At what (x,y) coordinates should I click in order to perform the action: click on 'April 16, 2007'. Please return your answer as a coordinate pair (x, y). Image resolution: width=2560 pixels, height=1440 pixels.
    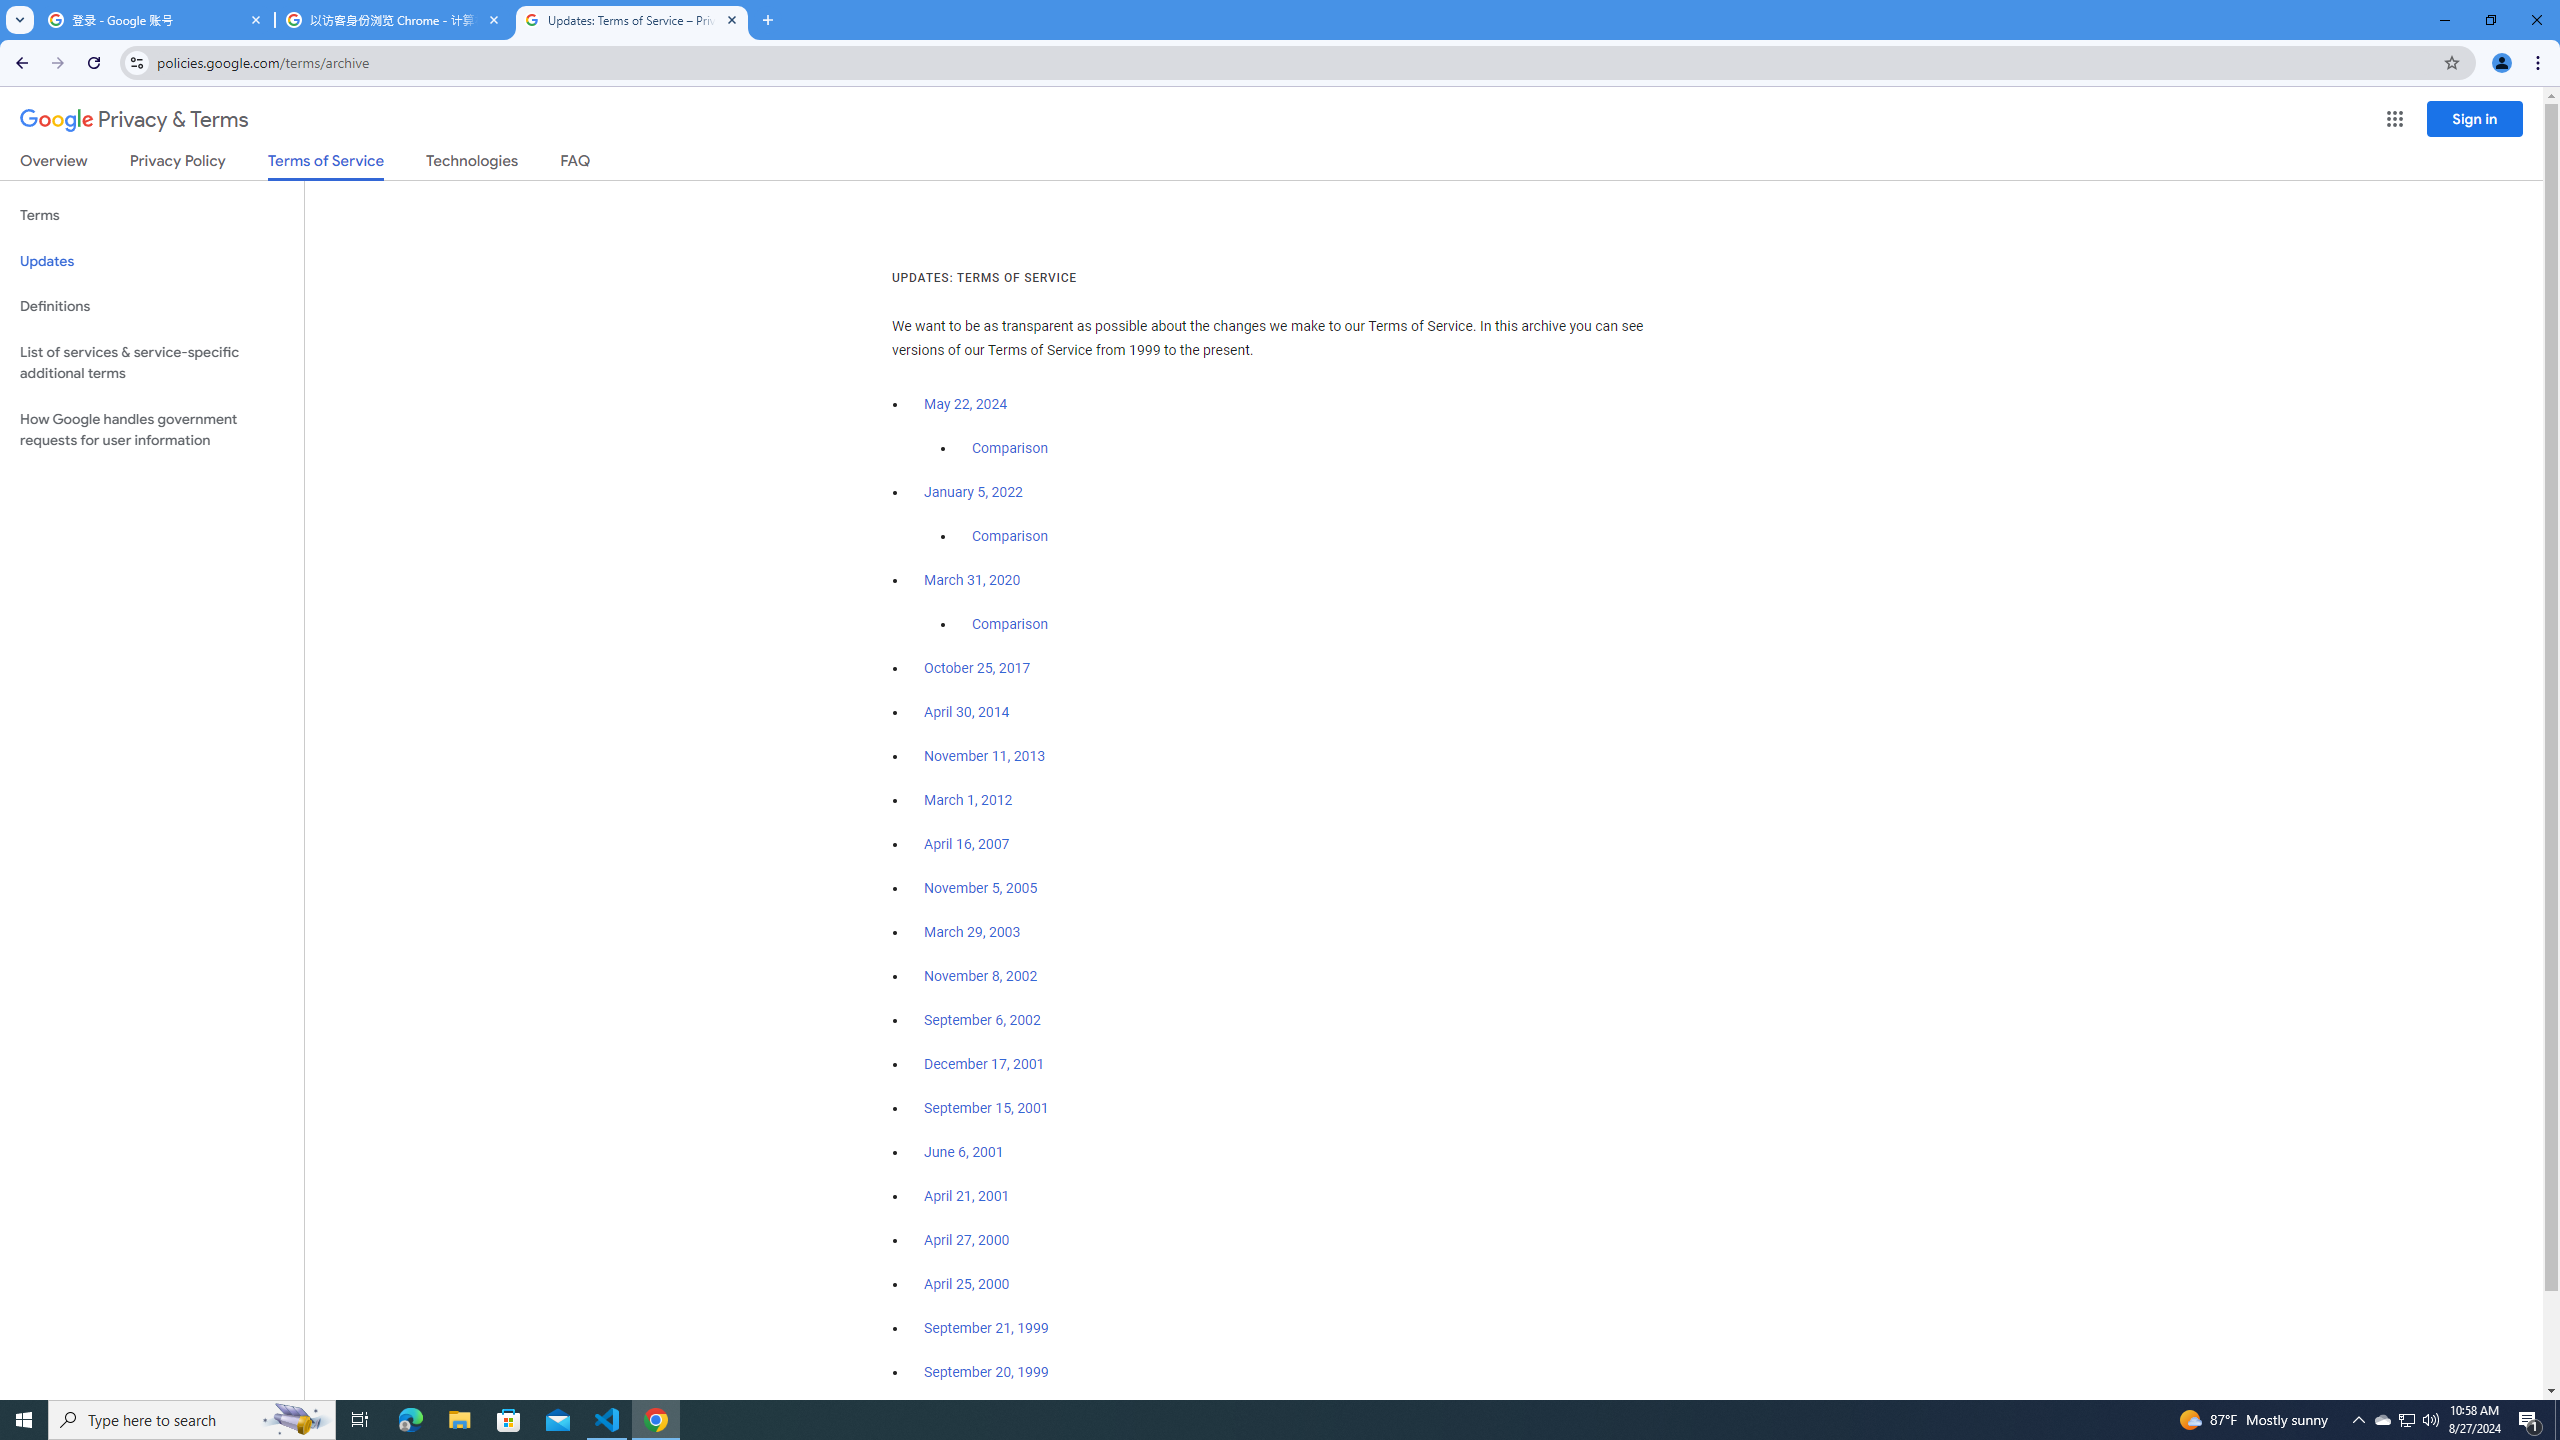
    Looking at the image, I should click on (966, 845).